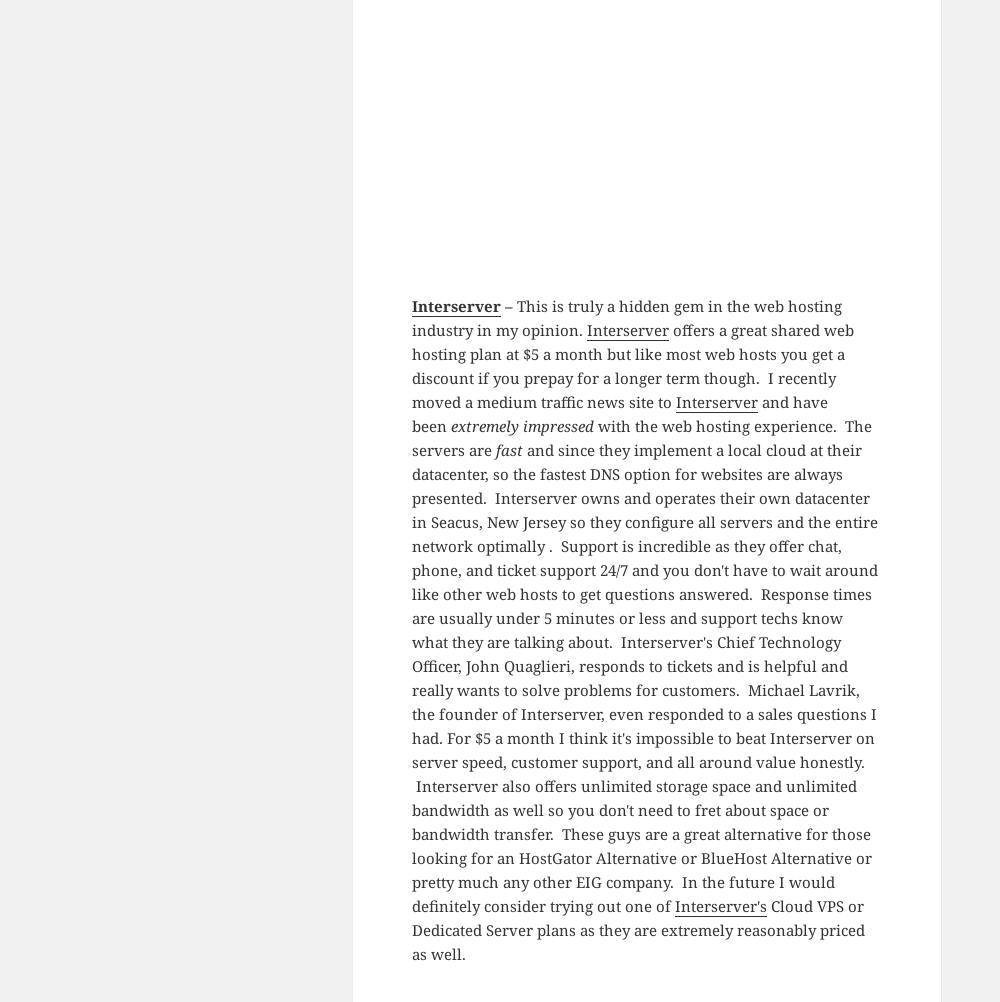 The image size is (1000, 1002). I want to click on 'and have been', so click(618, 413).